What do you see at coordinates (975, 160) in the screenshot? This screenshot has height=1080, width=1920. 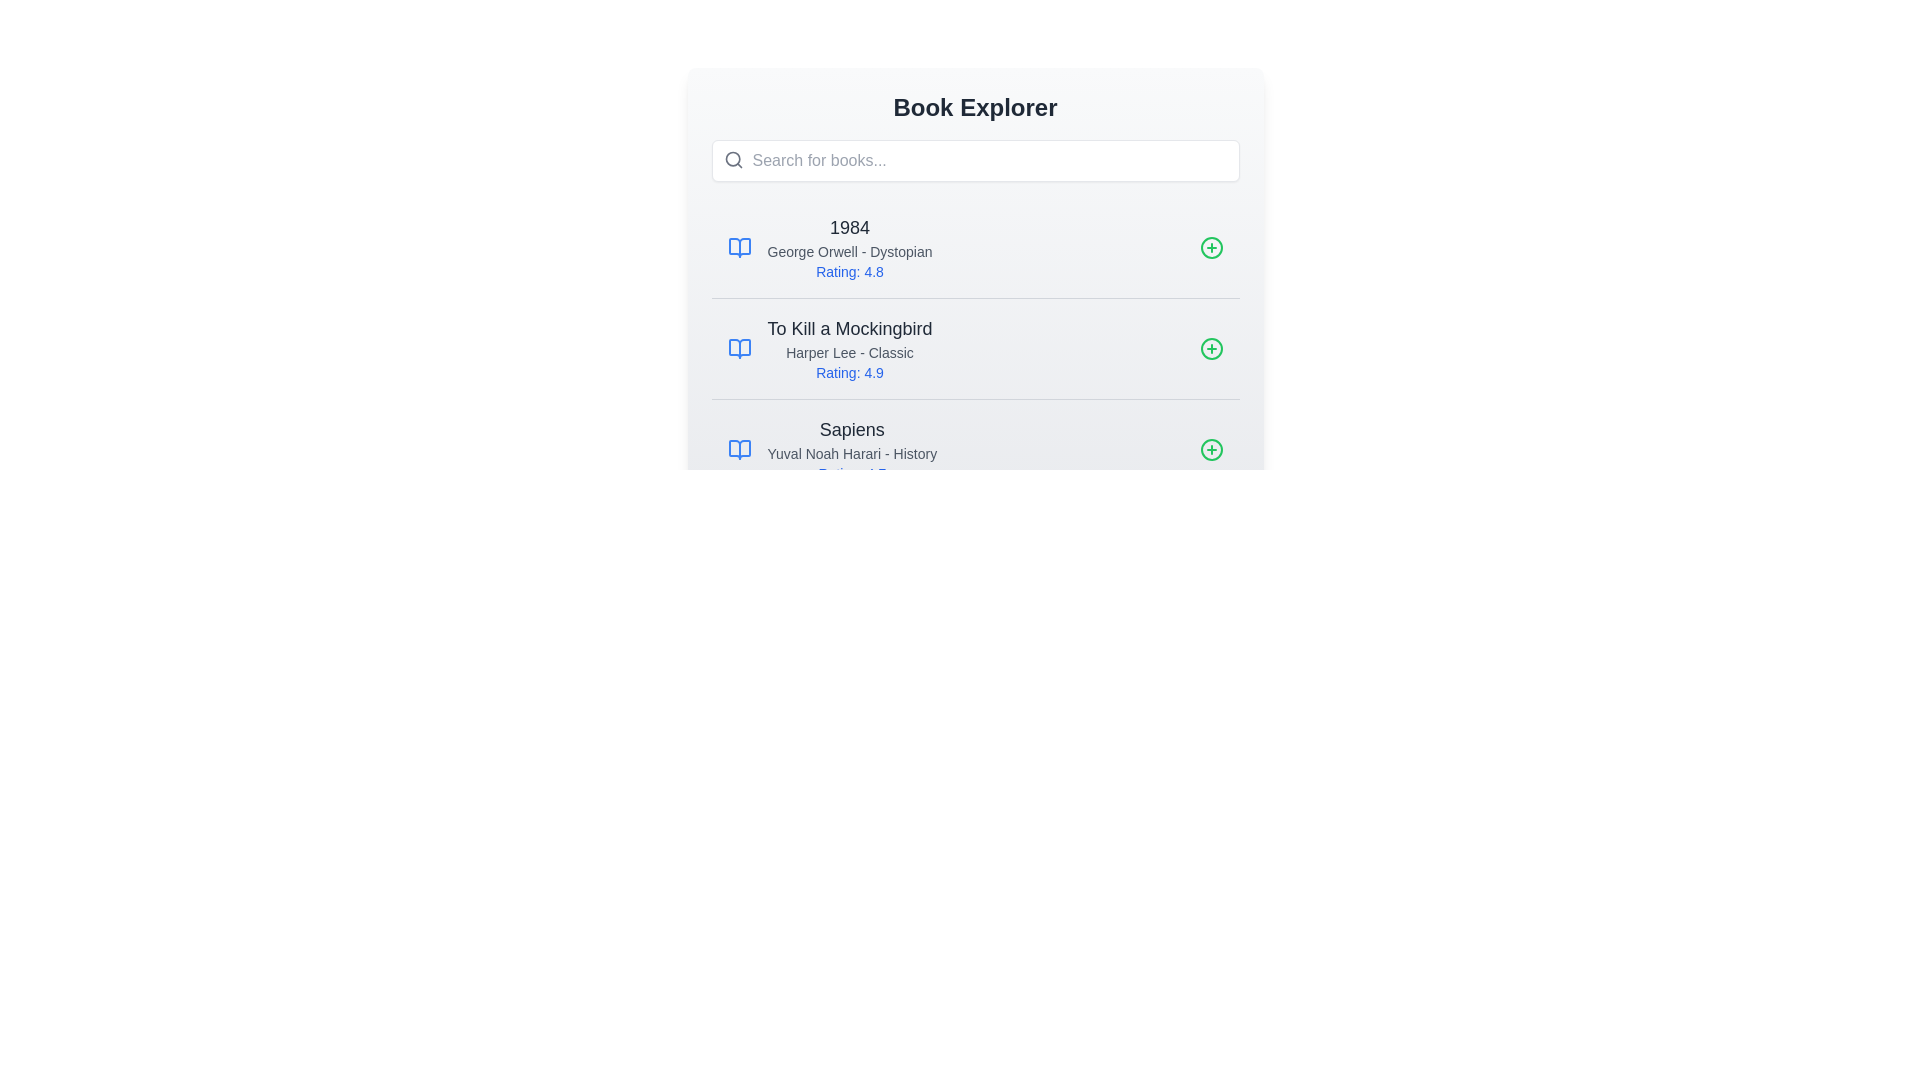 I see `and copy the placeholder text 'Search for books...' from the search input field located at the top of the 'Book Explorer' section` at bounding box center [975, 160].